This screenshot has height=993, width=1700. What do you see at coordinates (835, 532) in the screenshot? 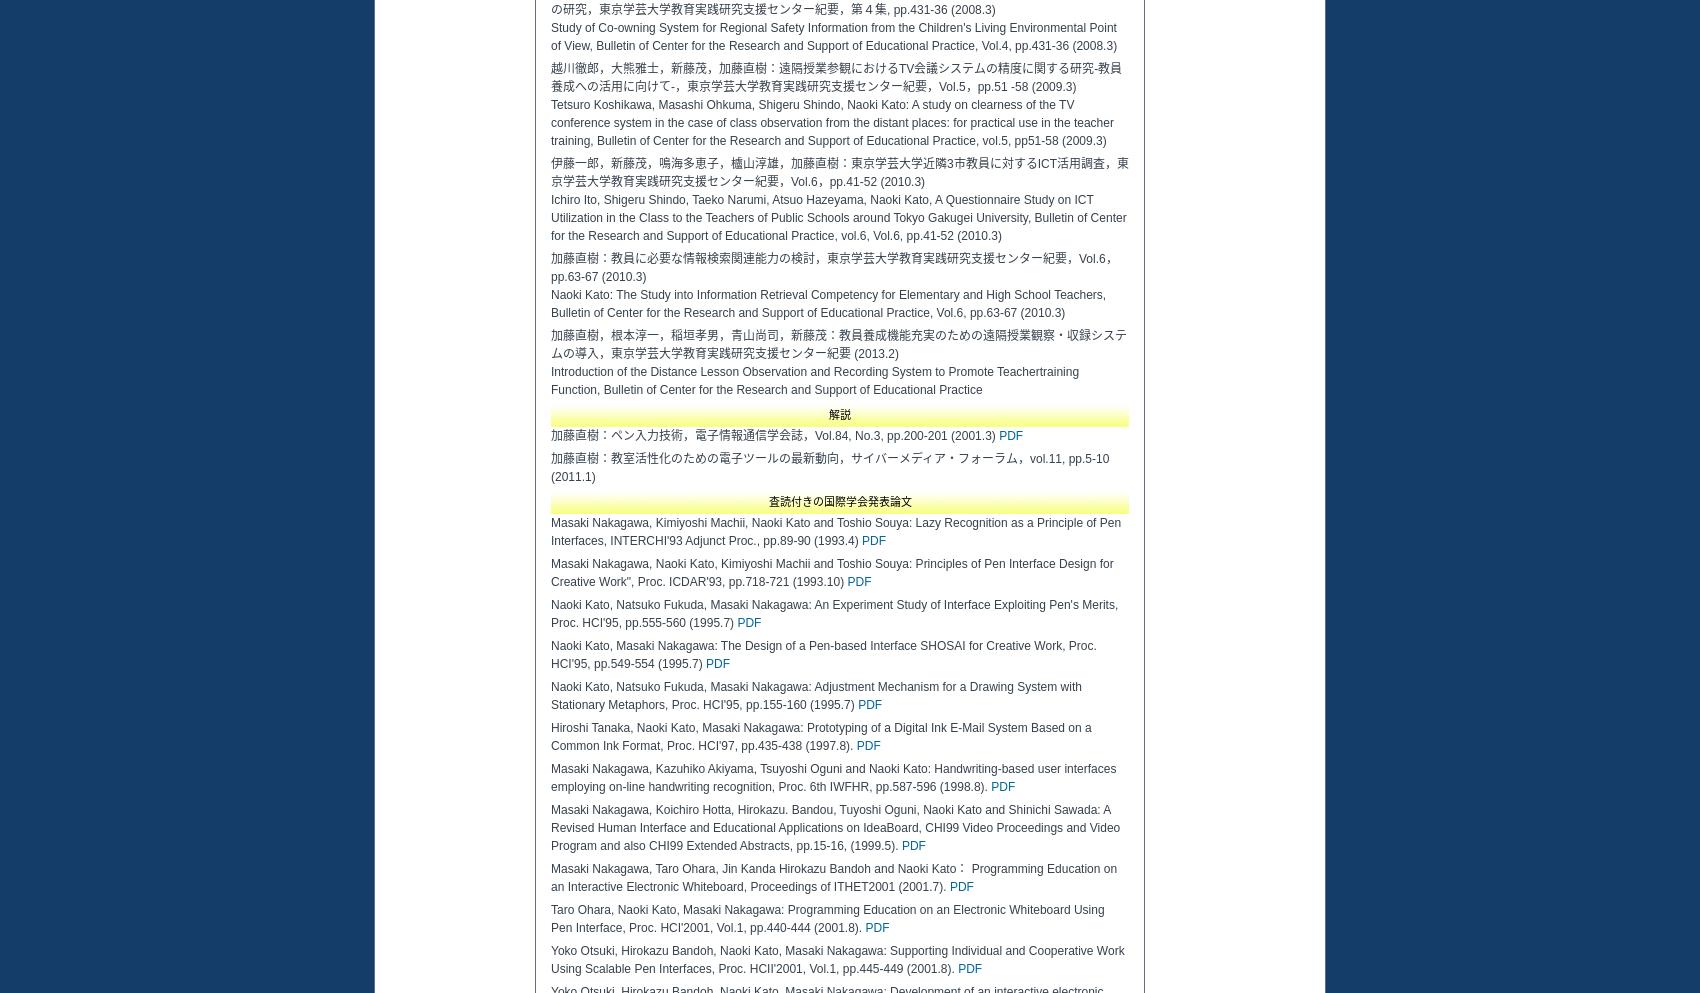
I see `'Masaki Nakagawa, Kimiyoshi Machii, Naoki Kato and Toshio Souya: Lazy Recognition as a Principle of Pen Interfaces, INTERCHI'93 Adjunct Proc., pp.89-90 (1993.4)'` at bounding box center [835, 532].